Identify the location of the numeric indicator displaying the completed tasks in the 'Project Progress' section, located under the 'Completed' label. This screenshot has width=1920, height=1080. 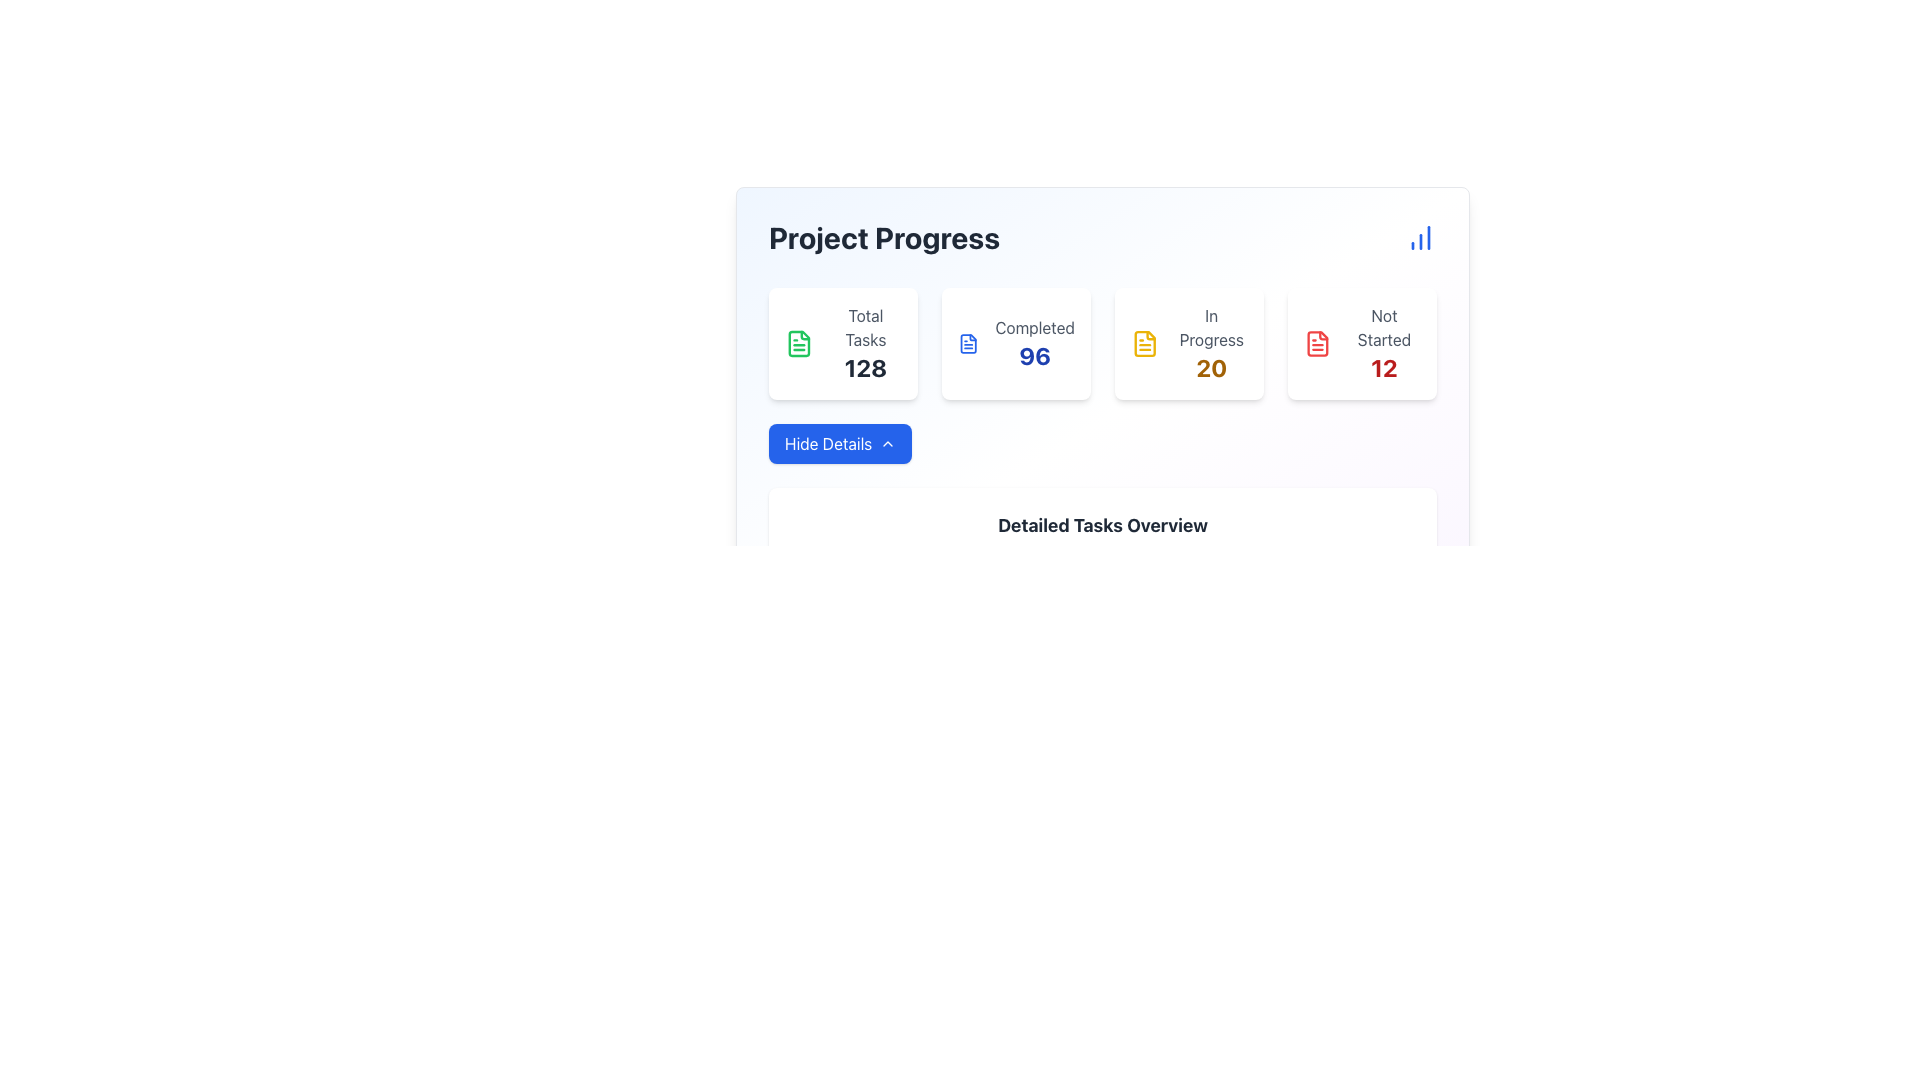
(1035, 354).